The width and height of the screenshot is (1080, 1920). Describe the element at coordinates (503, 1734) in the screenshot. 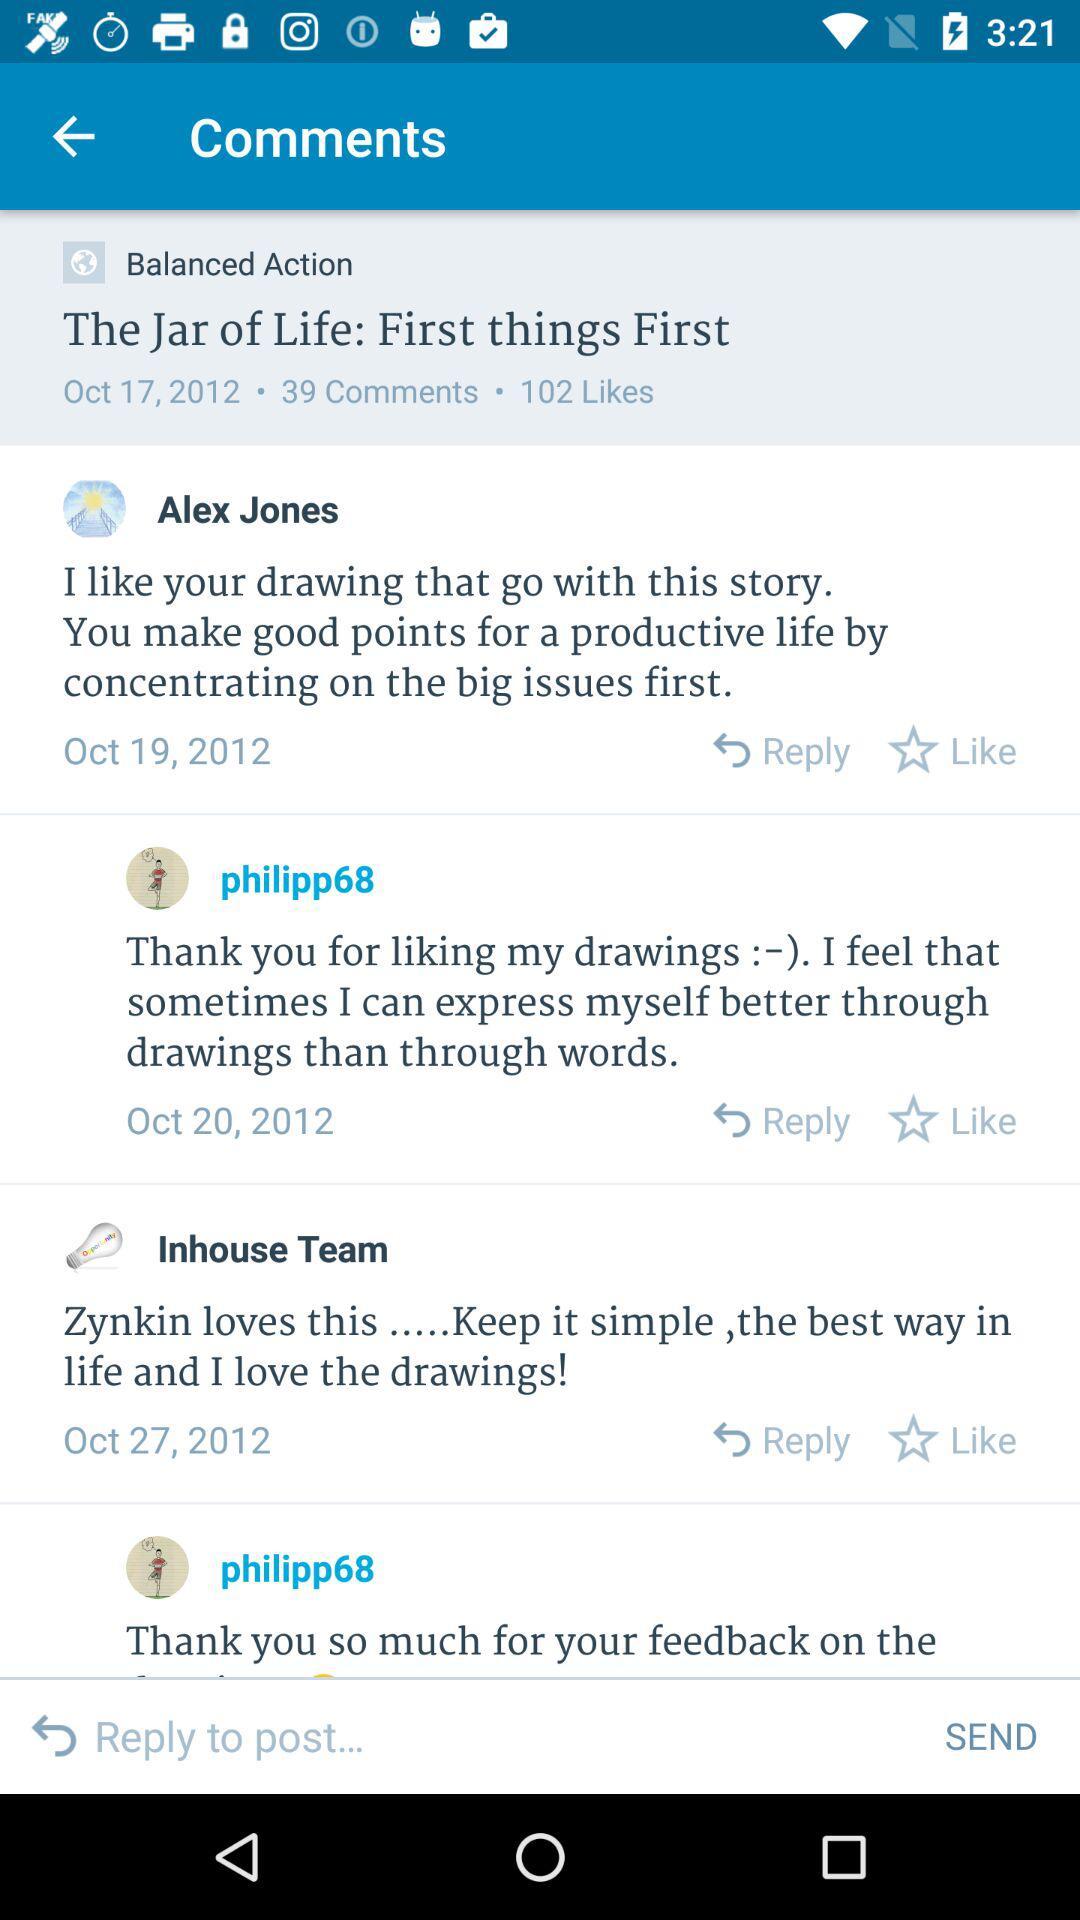

I see `icon to the left of send icon` at that location.